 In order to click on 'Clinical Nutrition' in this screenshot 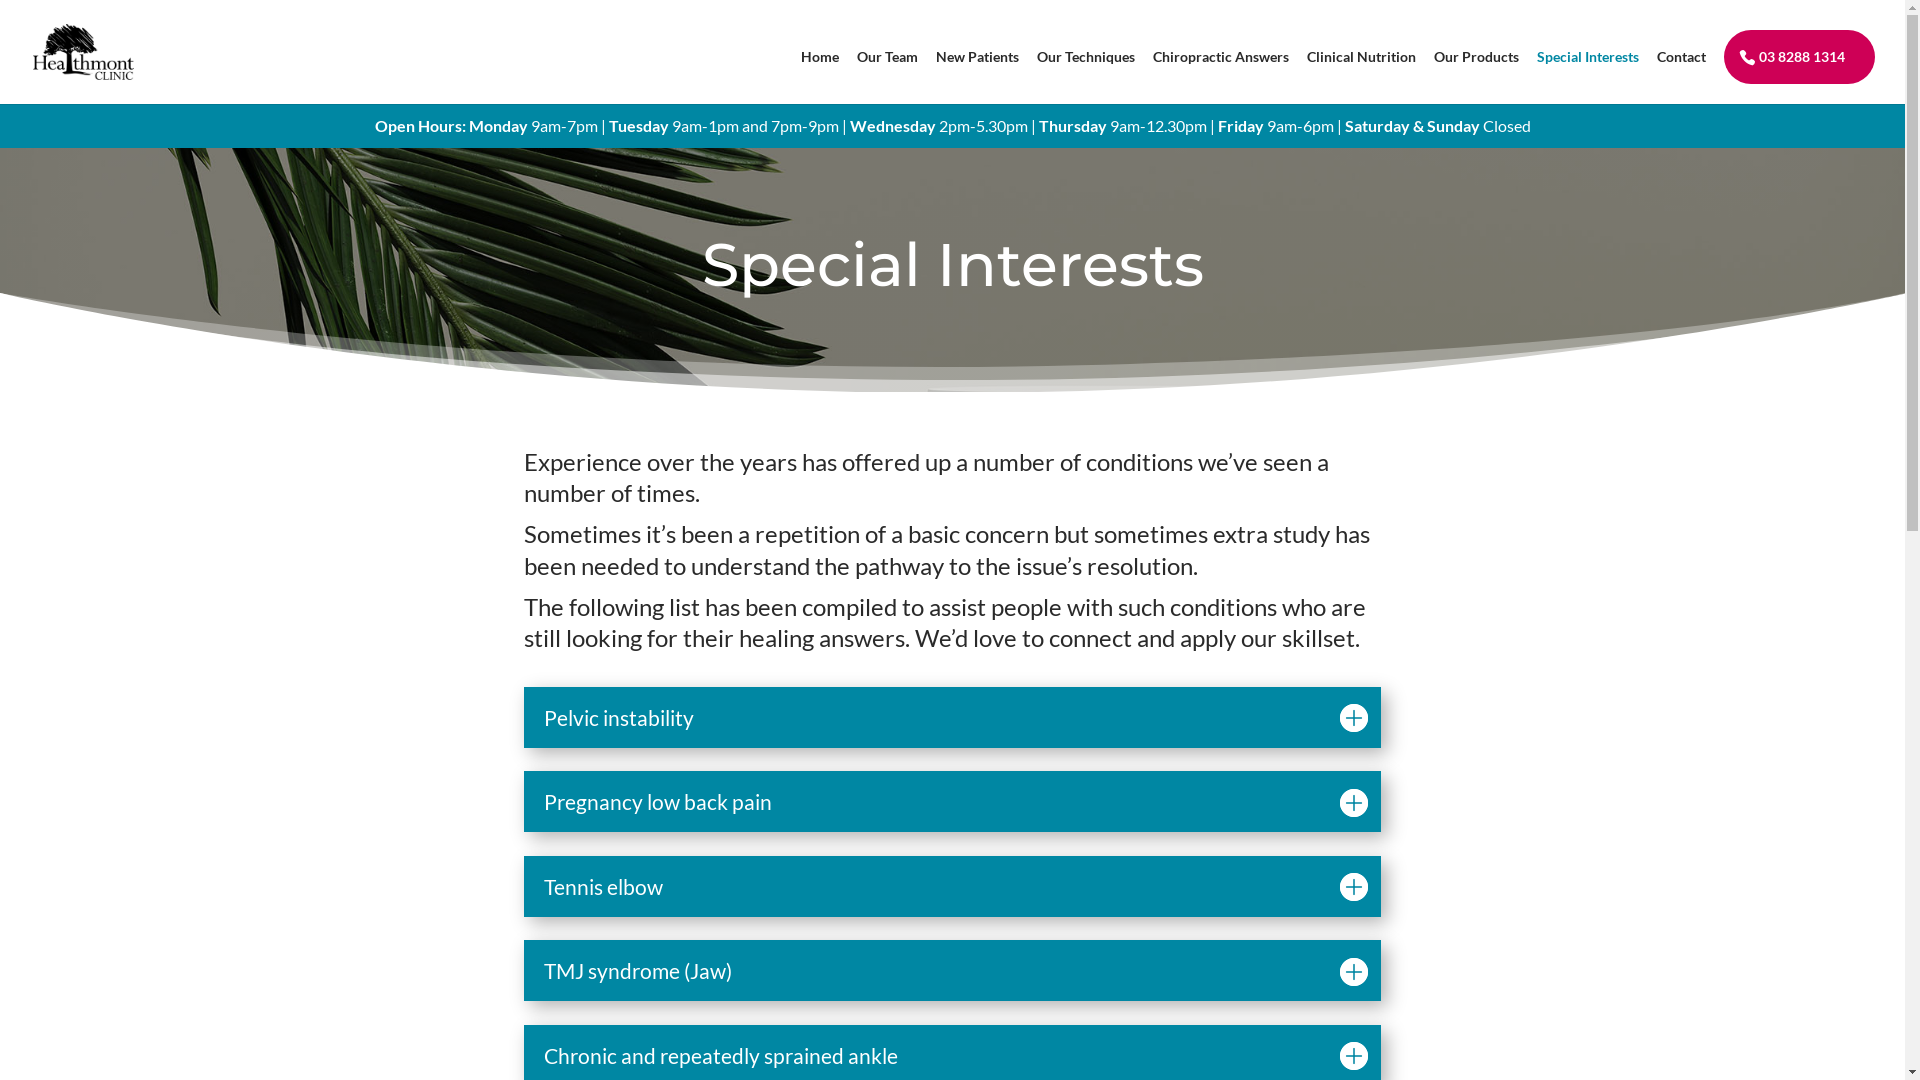, I will do `click(1306, 71)`.